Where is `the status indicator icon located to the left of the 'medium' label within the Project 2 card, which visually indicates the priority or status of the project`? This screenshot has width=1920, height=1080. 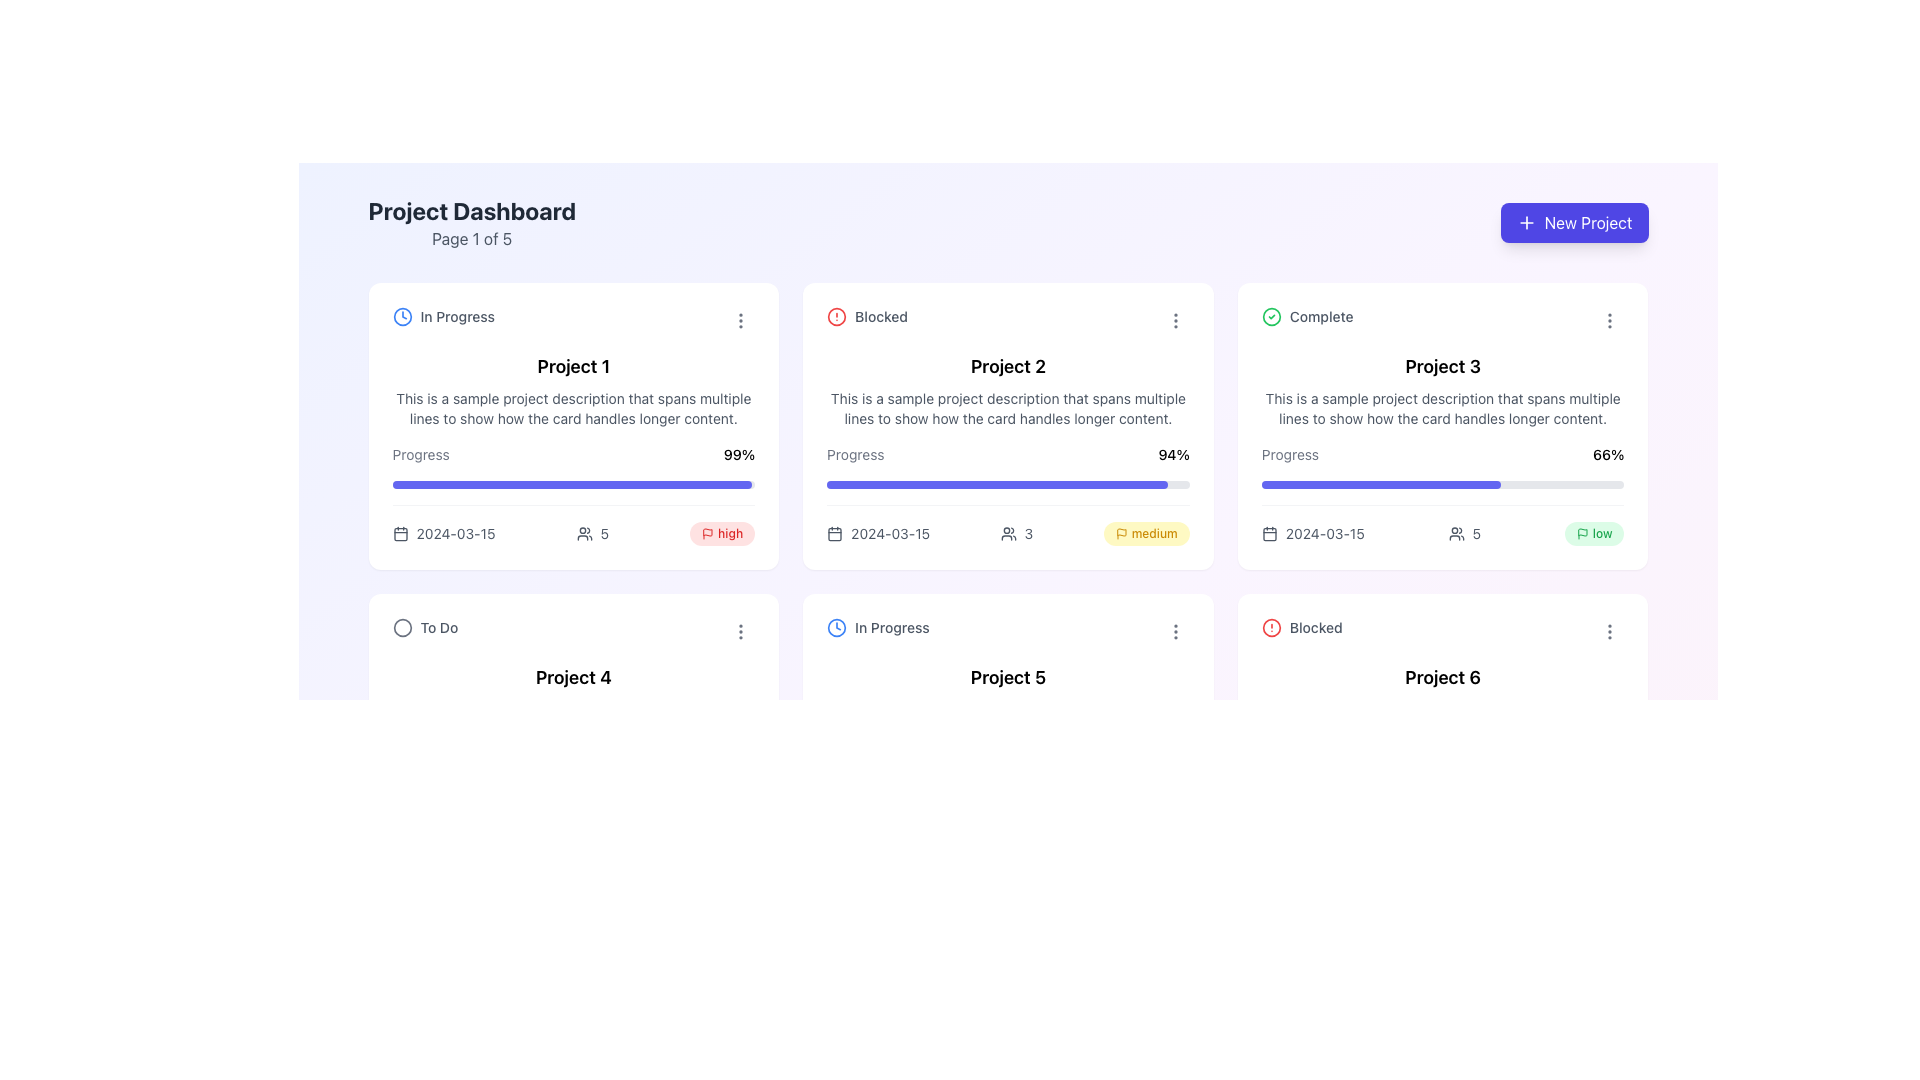 the status indicator icon located to the left of the 'medium' label within the Project 2 card, which visually indicates the priority or status of the project is located at coordinates (1121, 532).